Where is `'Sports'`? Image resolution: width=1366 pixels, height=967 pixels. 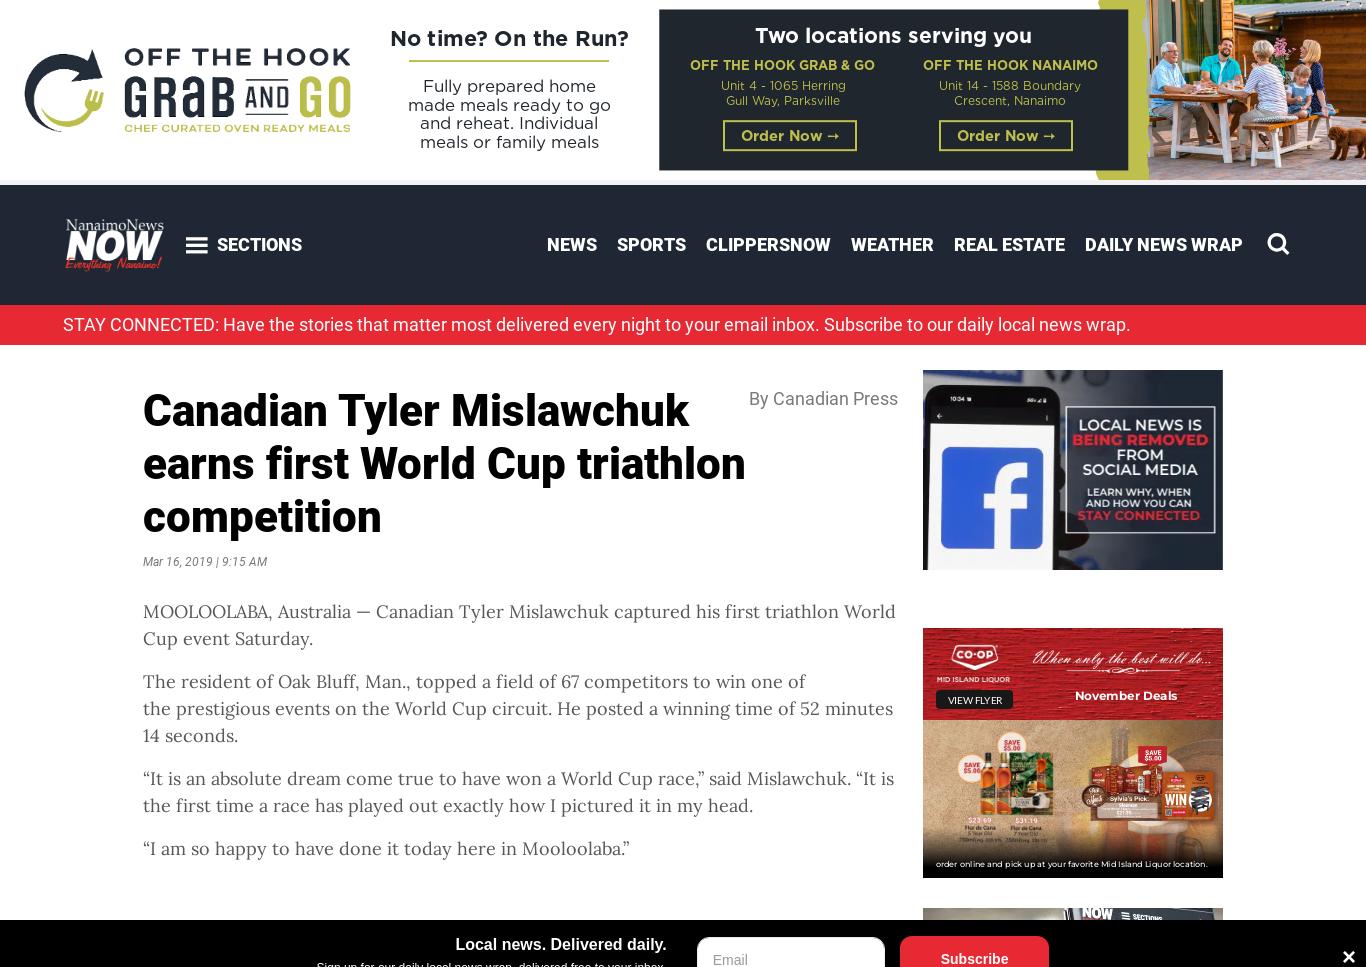
'Sports' is located at coordinates (650, 244).